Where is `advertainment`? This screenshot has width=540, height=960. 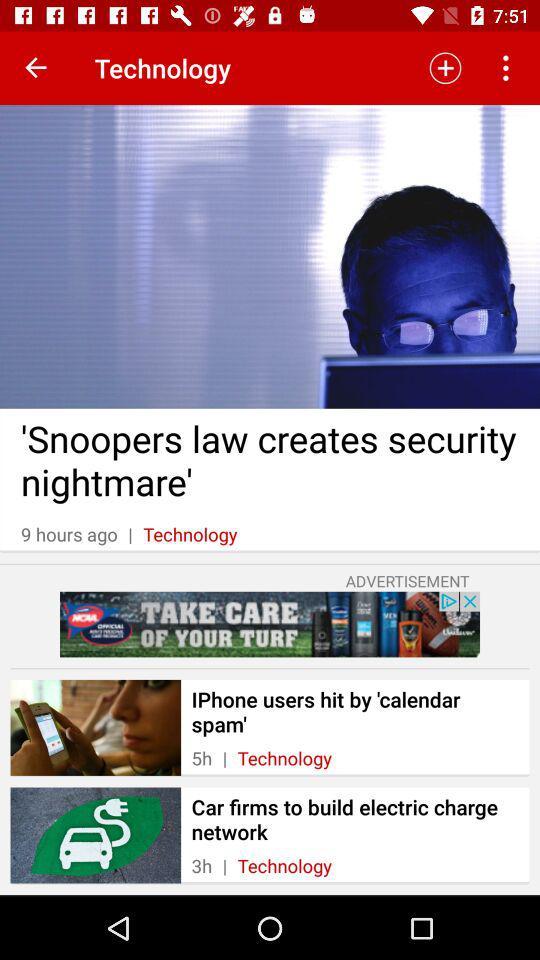 advertainment is located at coordinates (270, 623).